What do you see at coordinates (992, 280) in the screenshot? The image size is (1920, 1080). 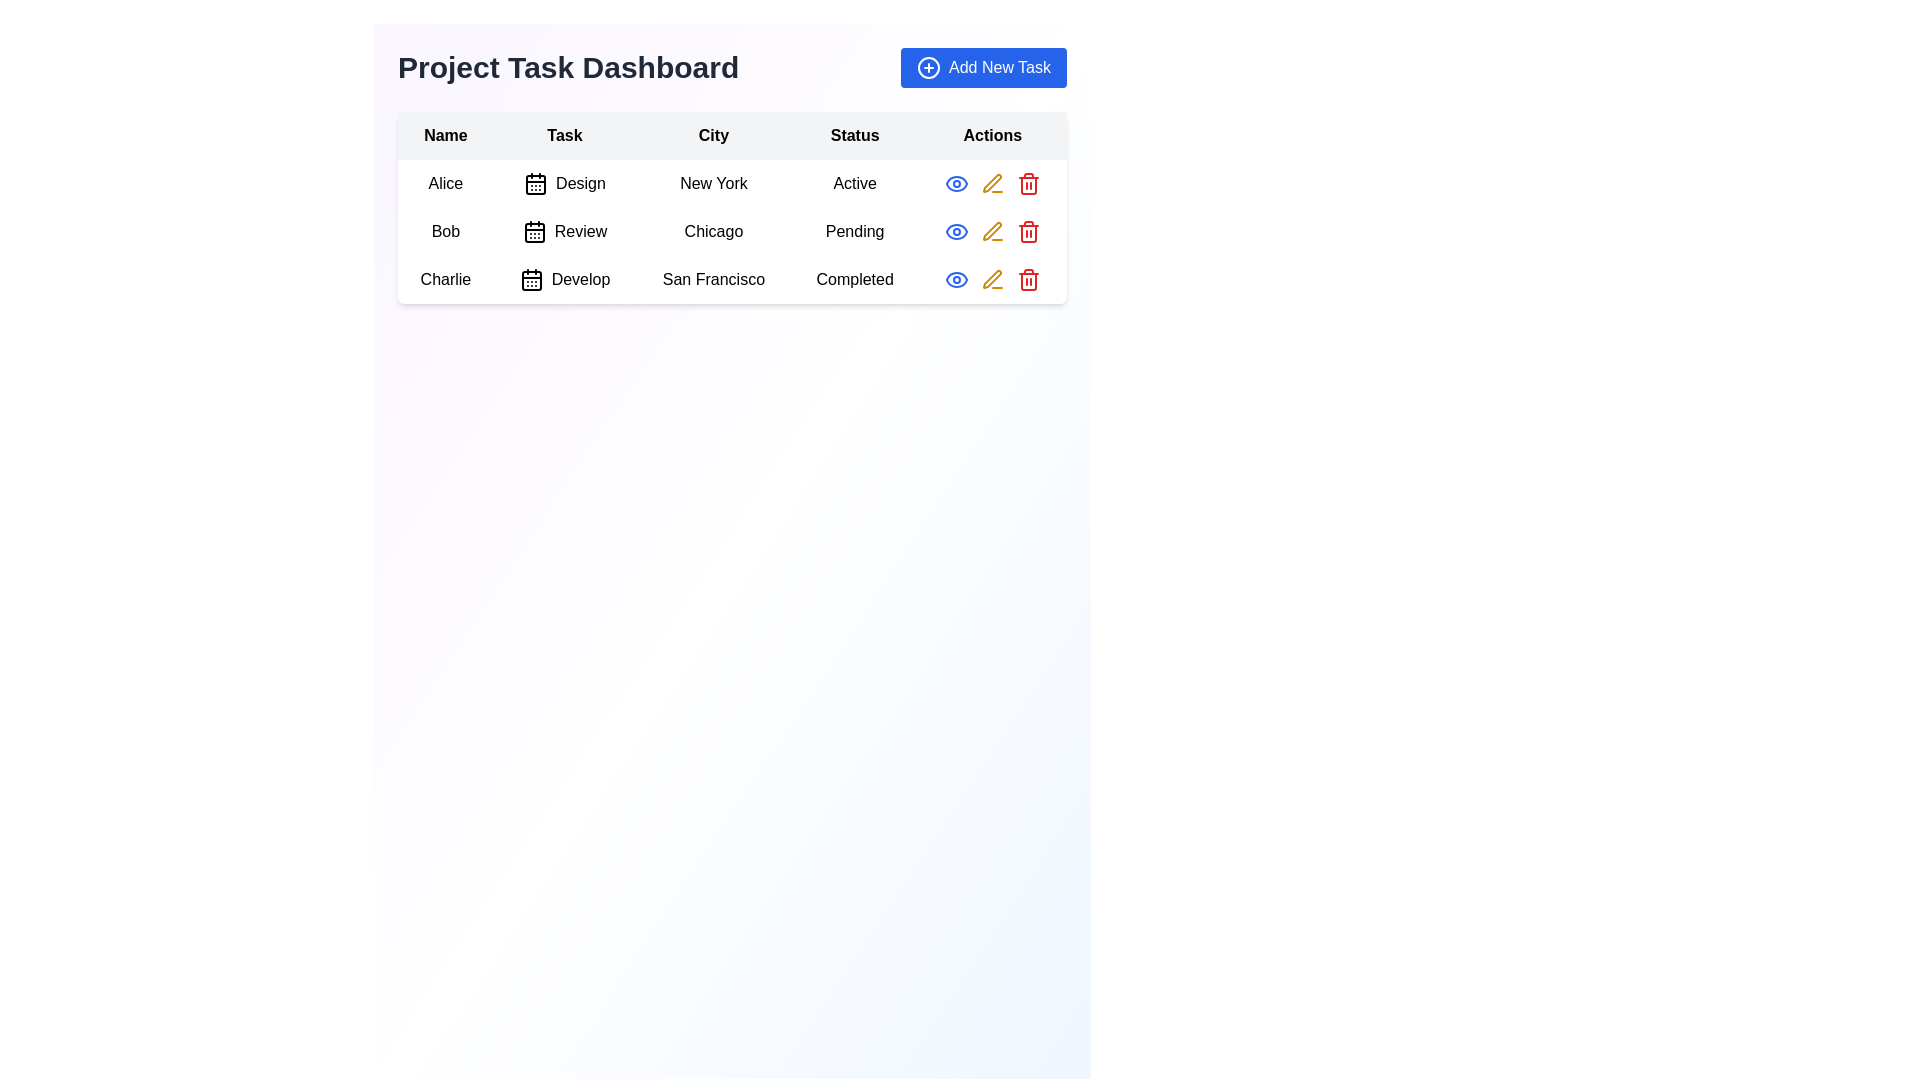 I see `the edit icon button located in the 'Actions' column of the last row for 'Charlie'` at bounding box center [992, 280].